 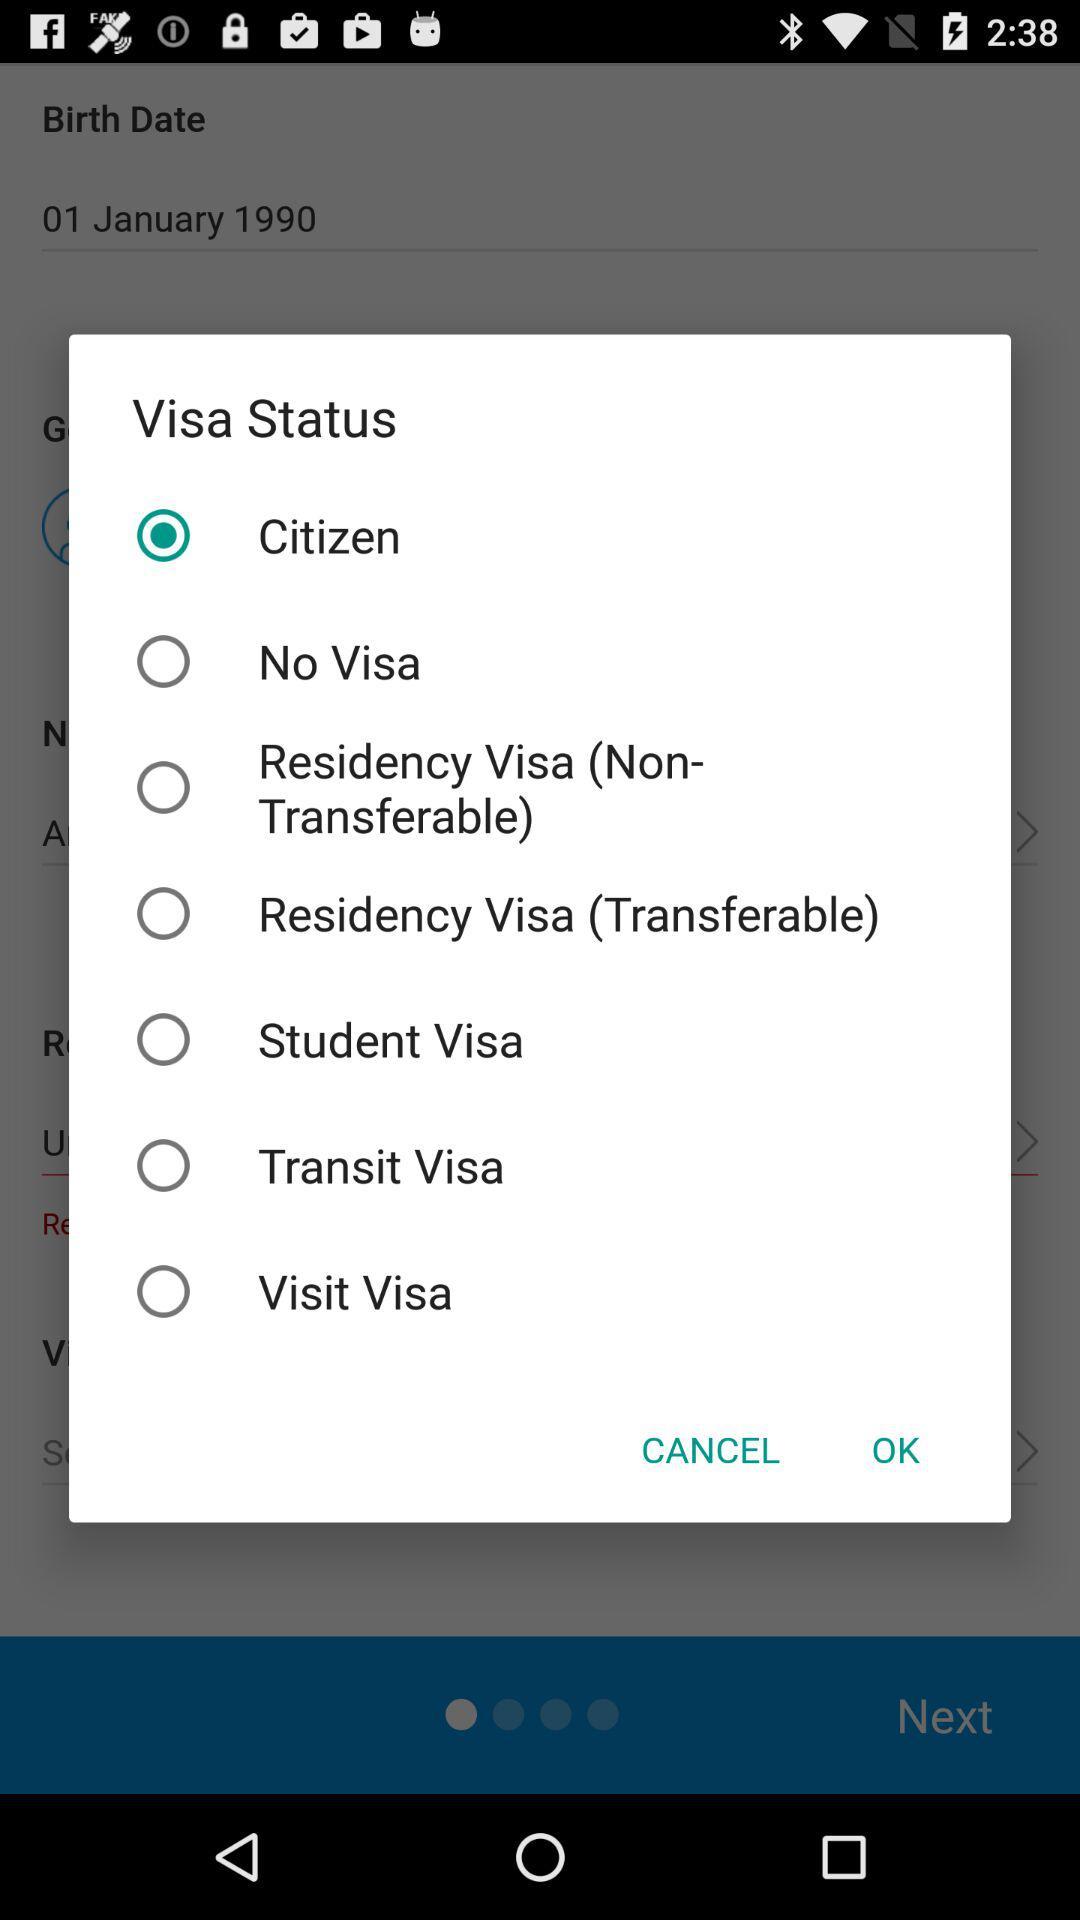 I want to click on the icon below visit visa icon, so click(x=709, y=1449).